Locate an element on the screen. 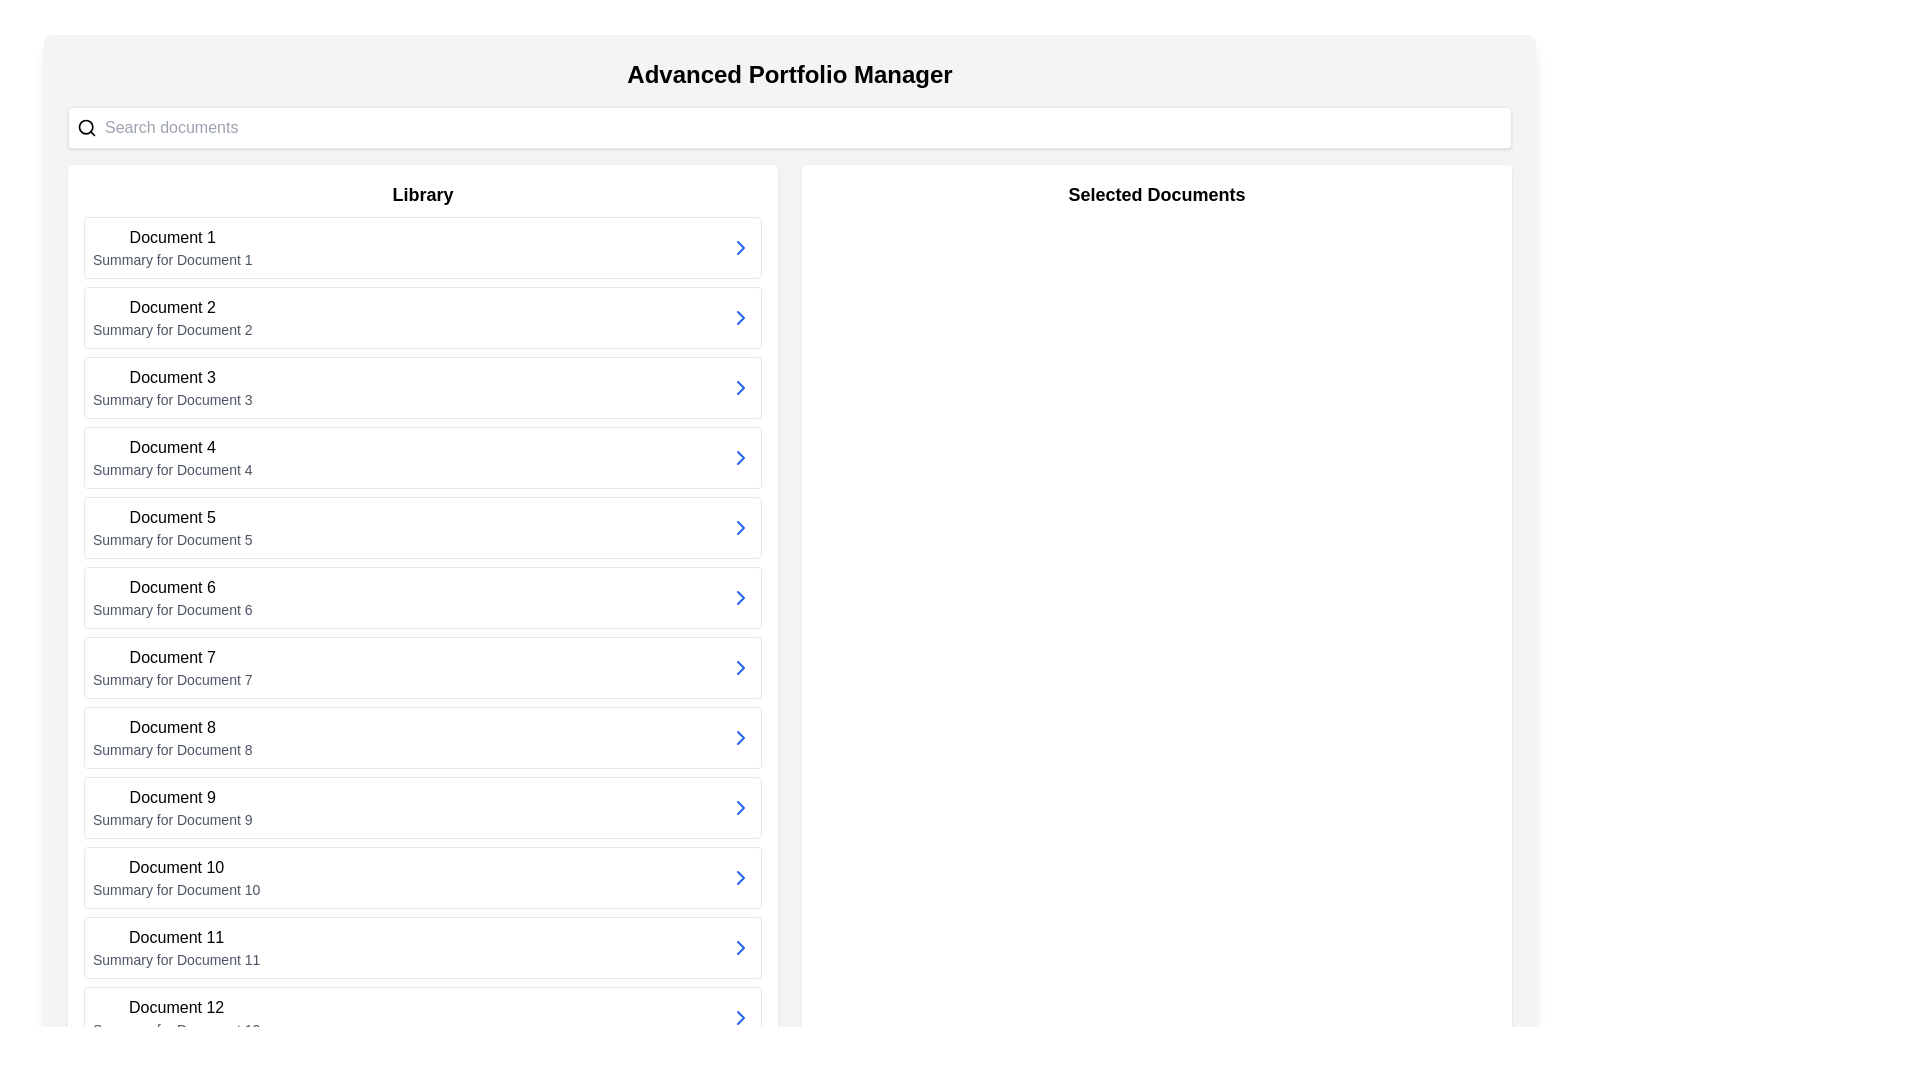 This screenshot has width=1920, height=1080. the arrow icon on the right-hand side of the panel displaying 'Document 10' is located at coordinates (739, 877).